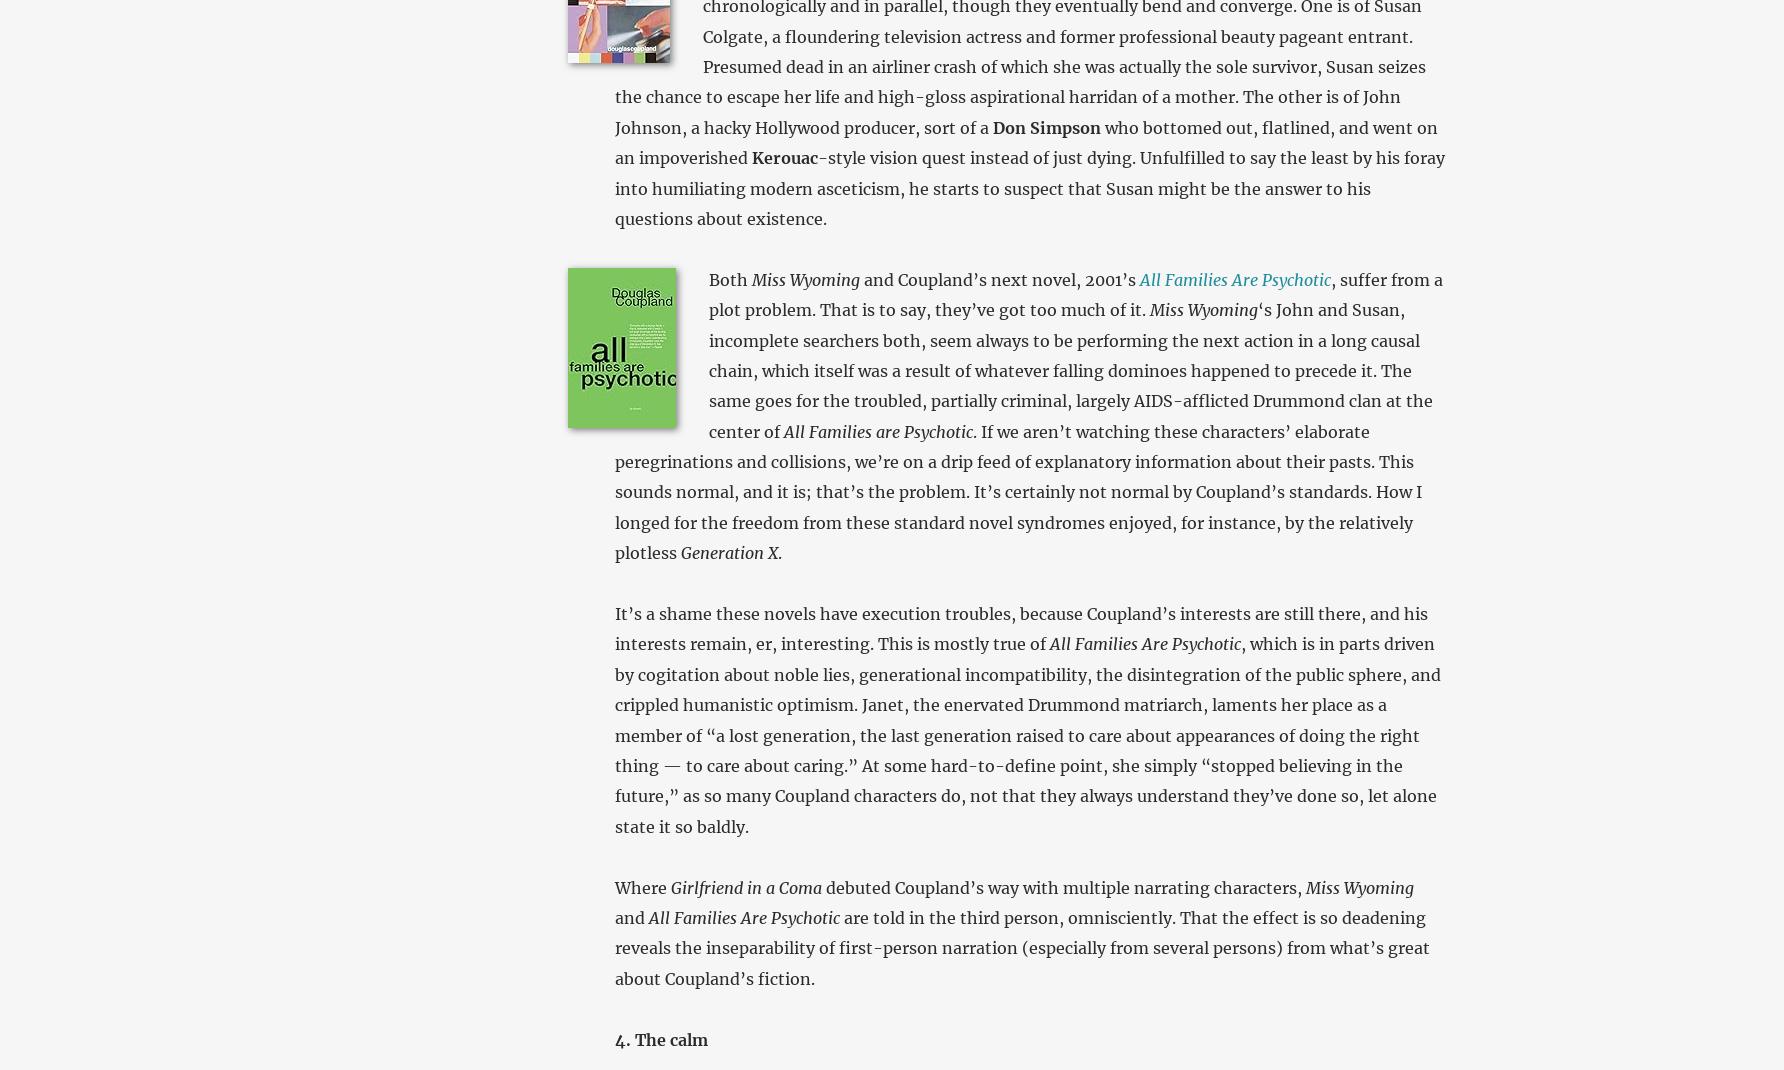  I want to click on '. If we aren’t watching these characters’ elaborate peregrinations and collisions, we’re on a drip feed of explanatory information about their pasts. This sounds normal, and it is; that’s the problem. It’s certainly not normal by Coupland’s standards. How I longed for the freedom from these standard novel syndromes enjoyed, for instance, by the relatively plotless', so click(613, 491).